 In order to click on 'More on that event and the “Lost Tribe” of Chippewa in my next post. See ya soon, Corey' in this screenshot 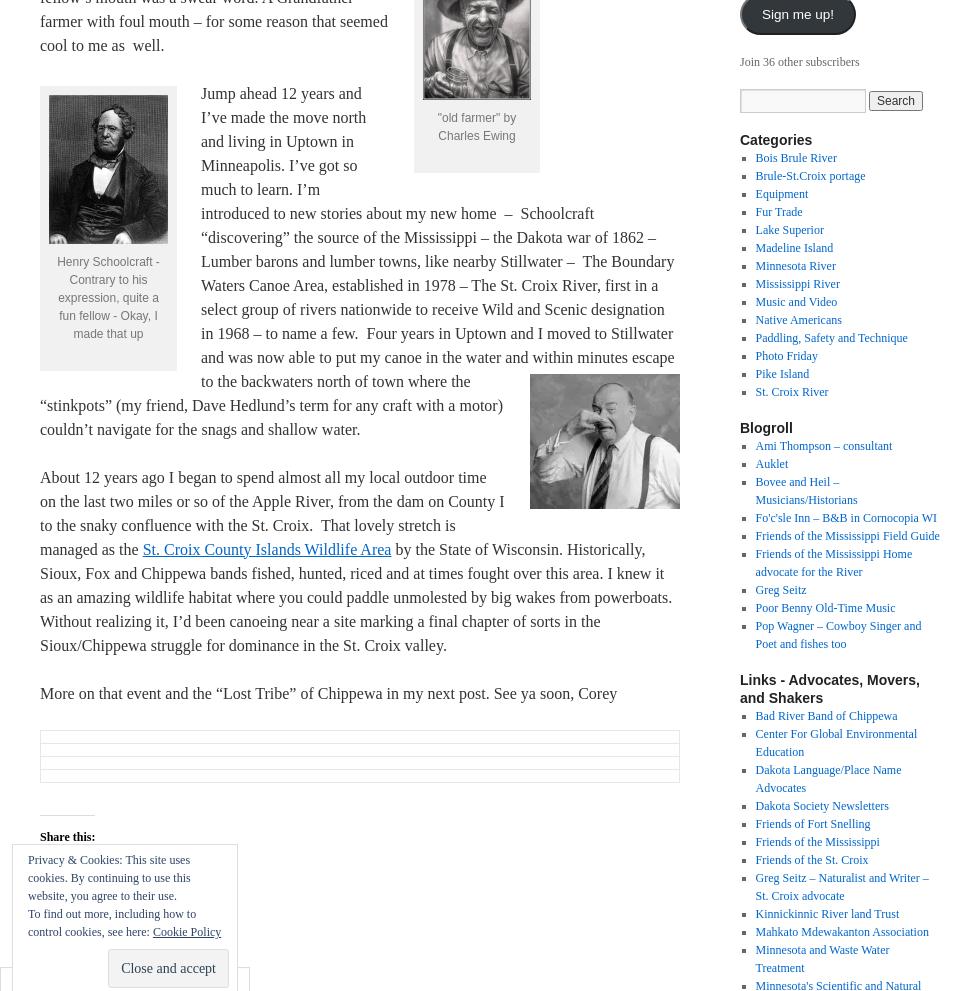, I will do `click(328, 692)`.